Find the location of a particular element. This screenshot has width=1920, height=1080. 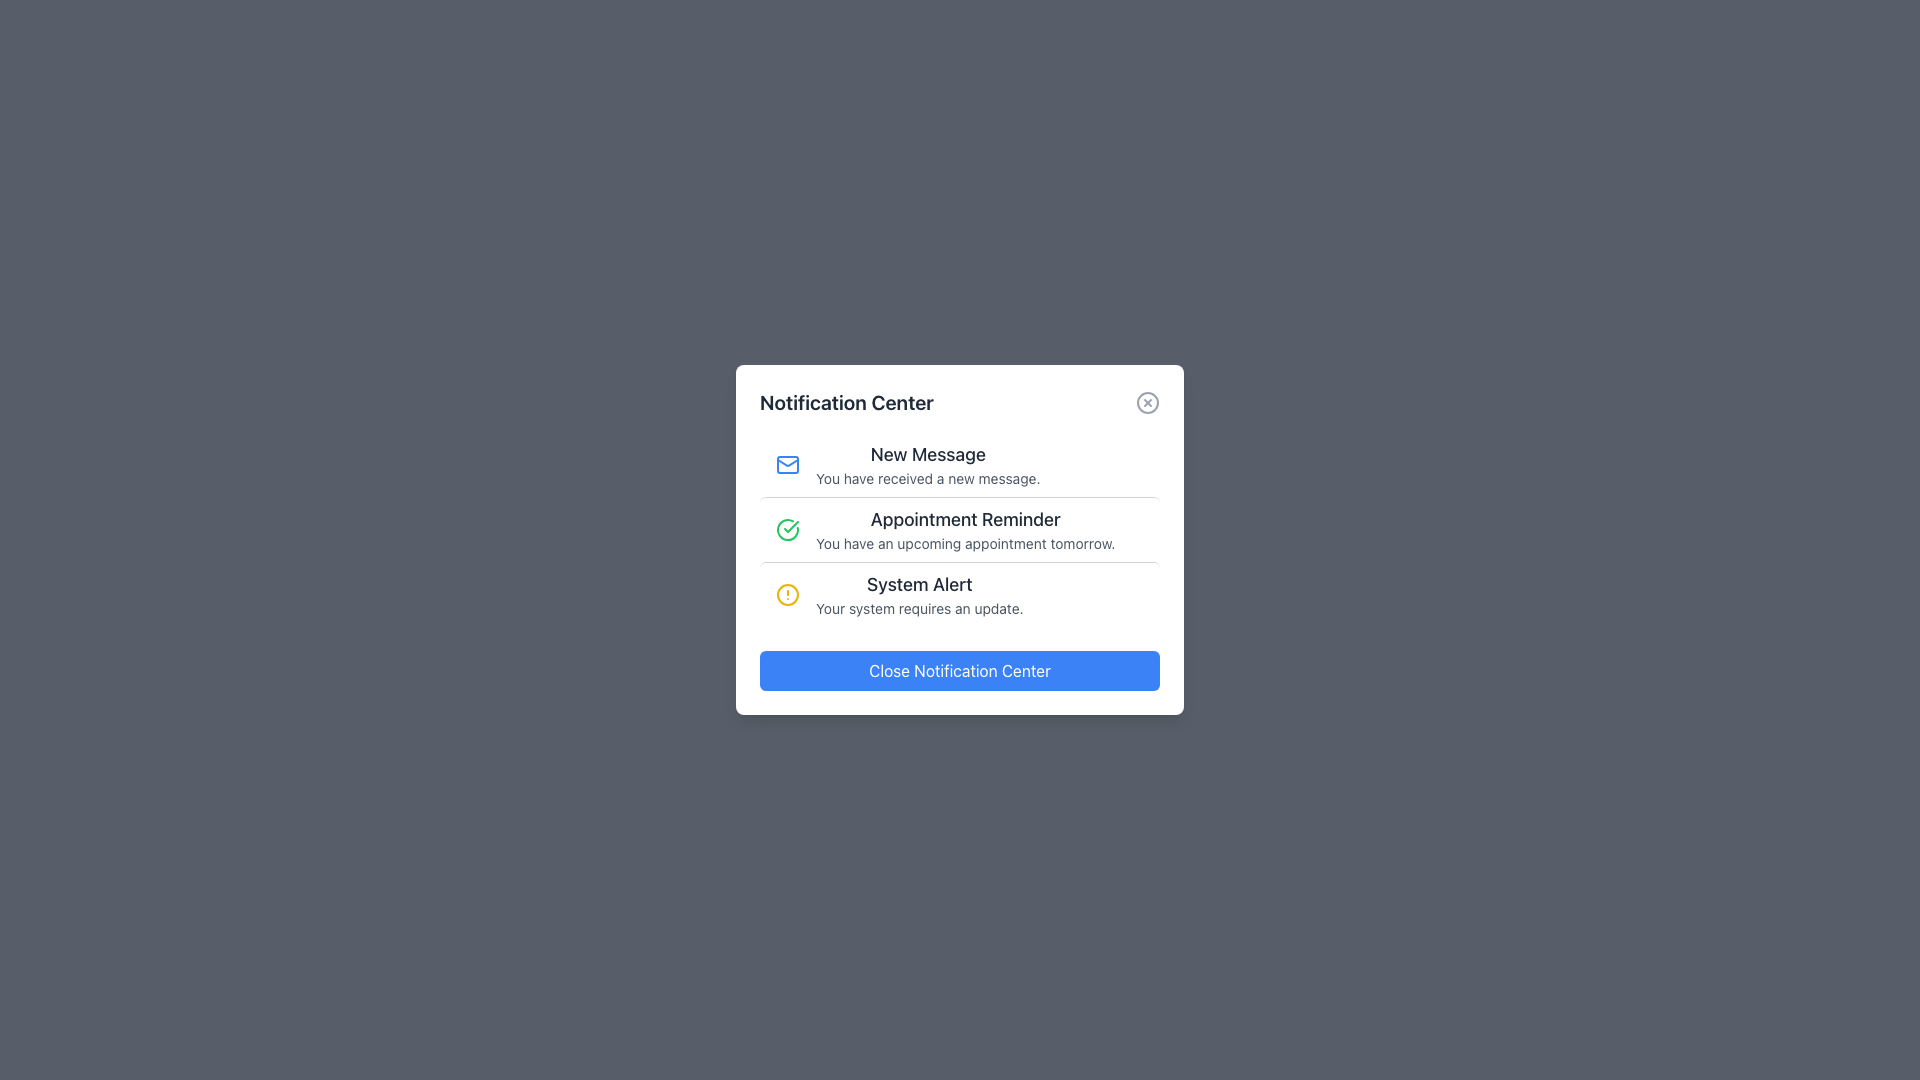

the Text Label displaying 'Appointment Reminder' in the Notification Center, which is a bold dark gray text above 'You have an upcoming appointment tomorrow.' is located at coordinates (965, 519).